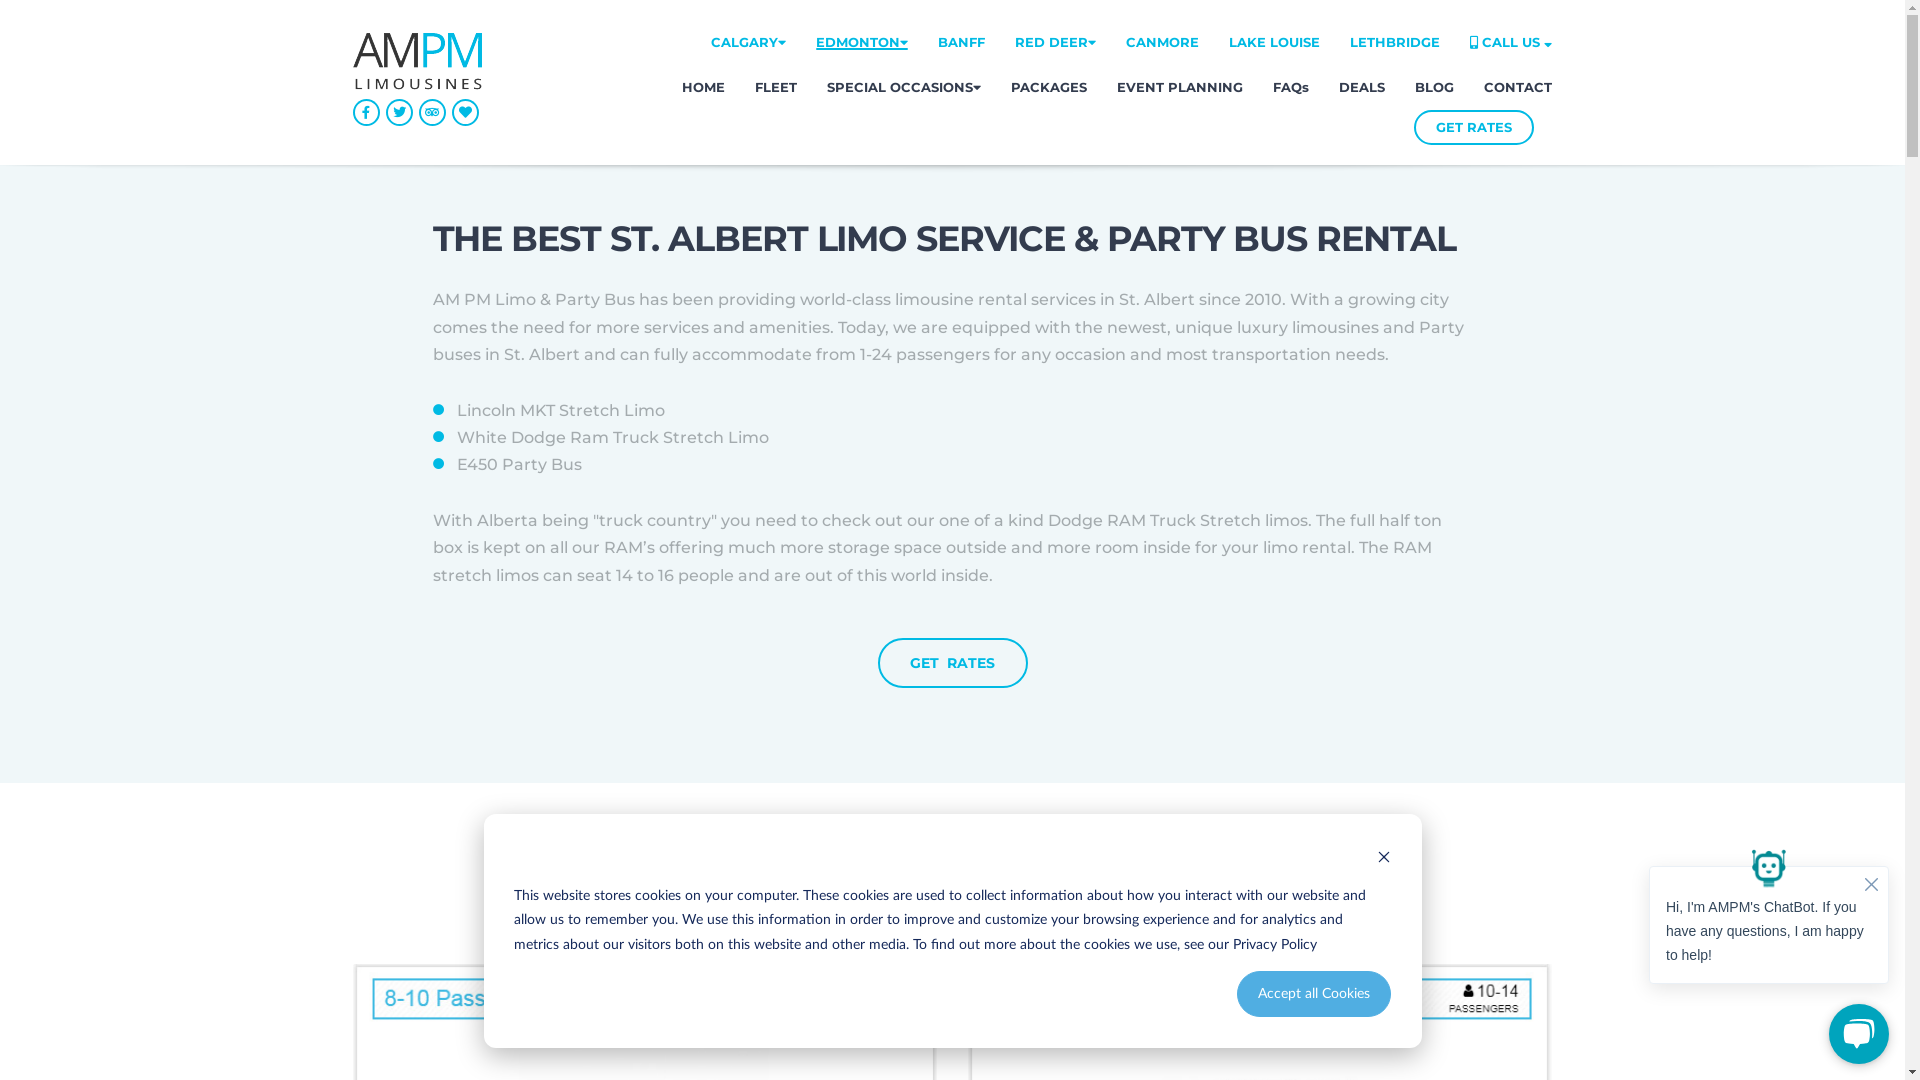  What do you see at coordinates (1433, 86) in the screenshot?
I see `'BLOG'` at bounding box center [1433, 86].